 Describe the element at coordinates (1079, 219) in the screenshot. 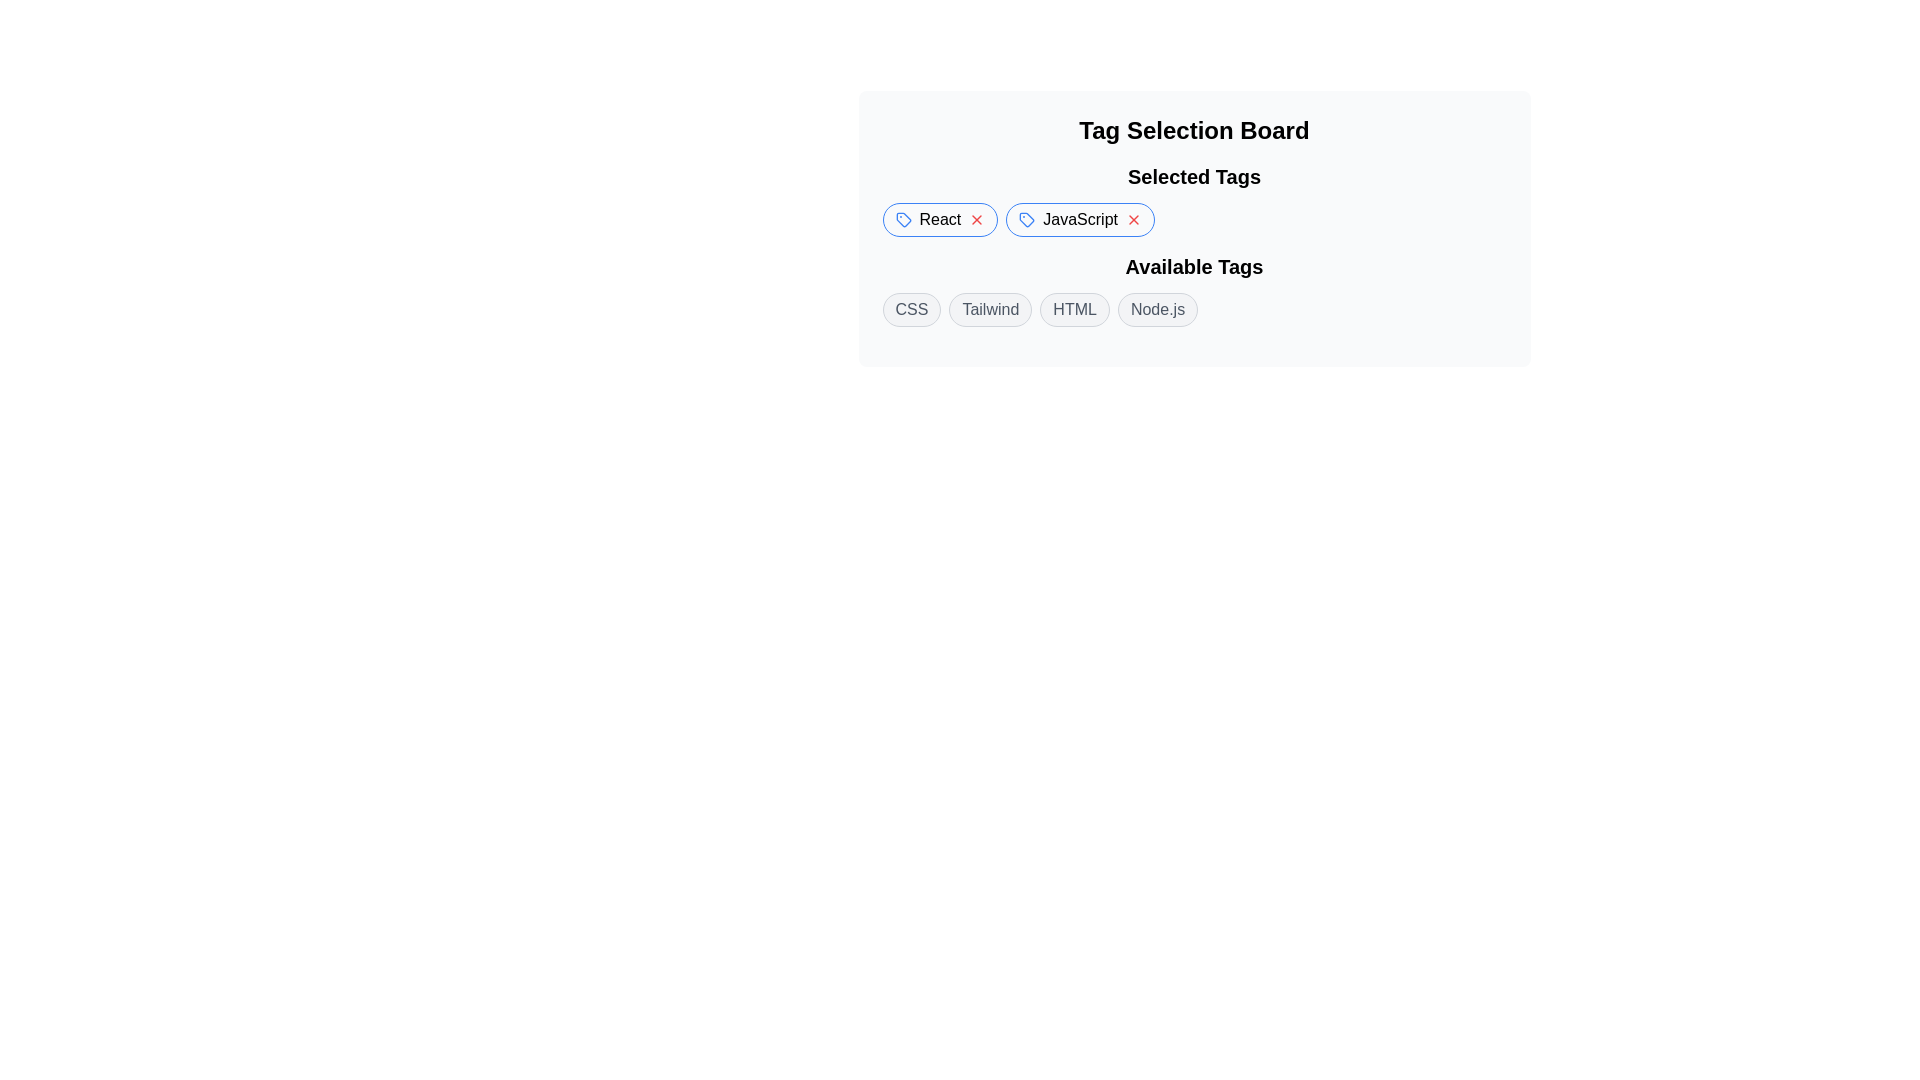

I see `the 'JavaScript' label which is the second tag in the selected tags section, displayed in a standard sans-serif font with a light blue border` at that location.